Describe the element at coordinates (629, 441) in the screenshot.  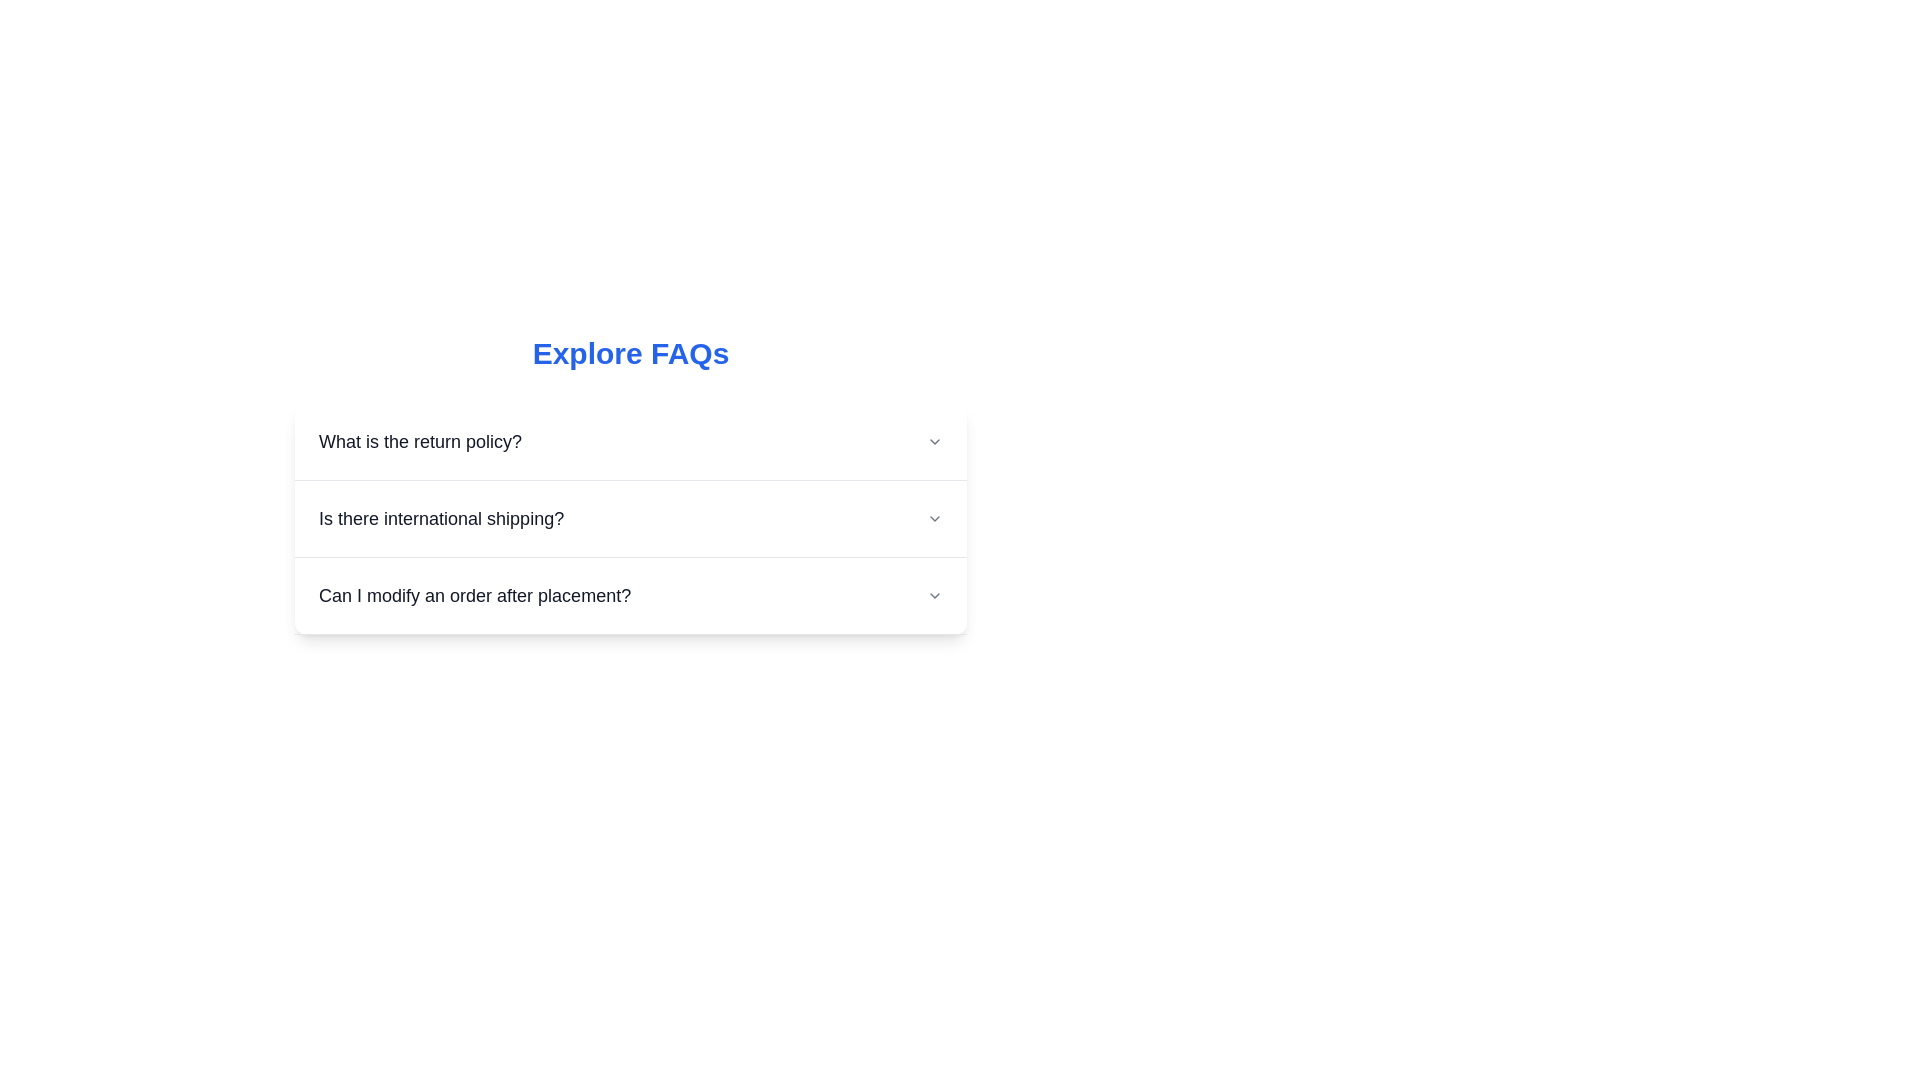
I see `the first FAQ entry in the collapsible list` at that location.